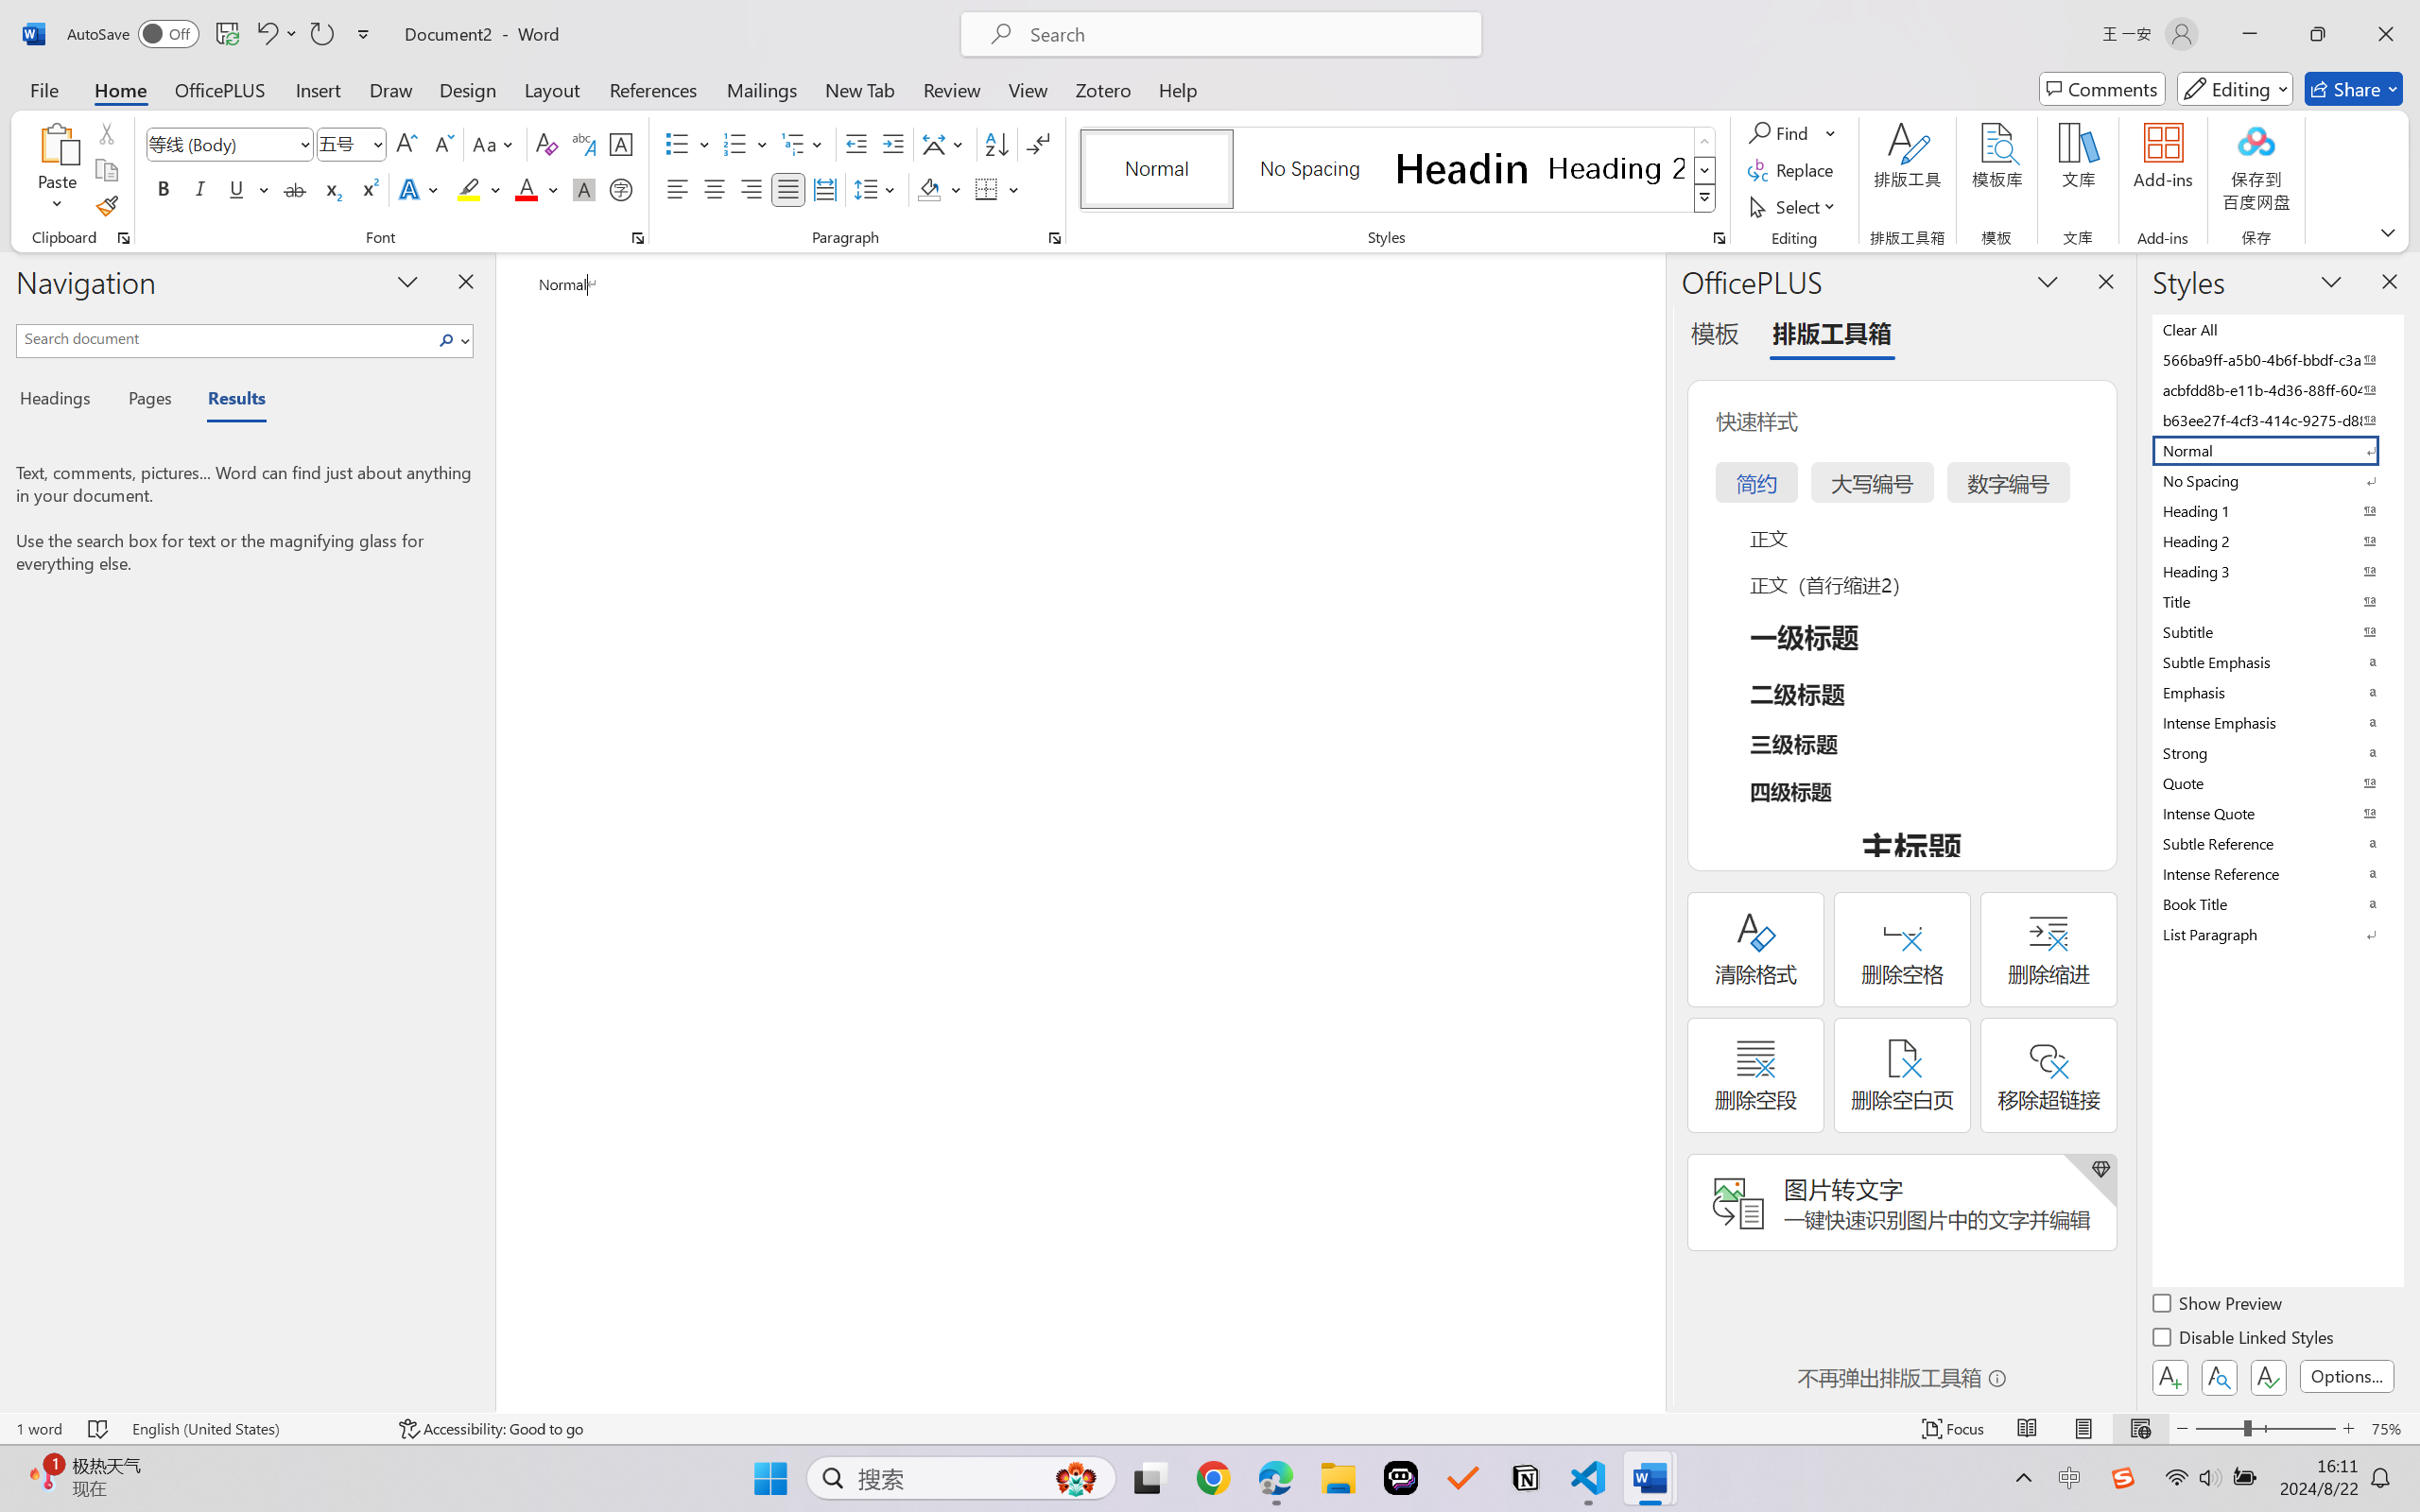  I want to click on 'Office Clipboard...', so click(122, 237).